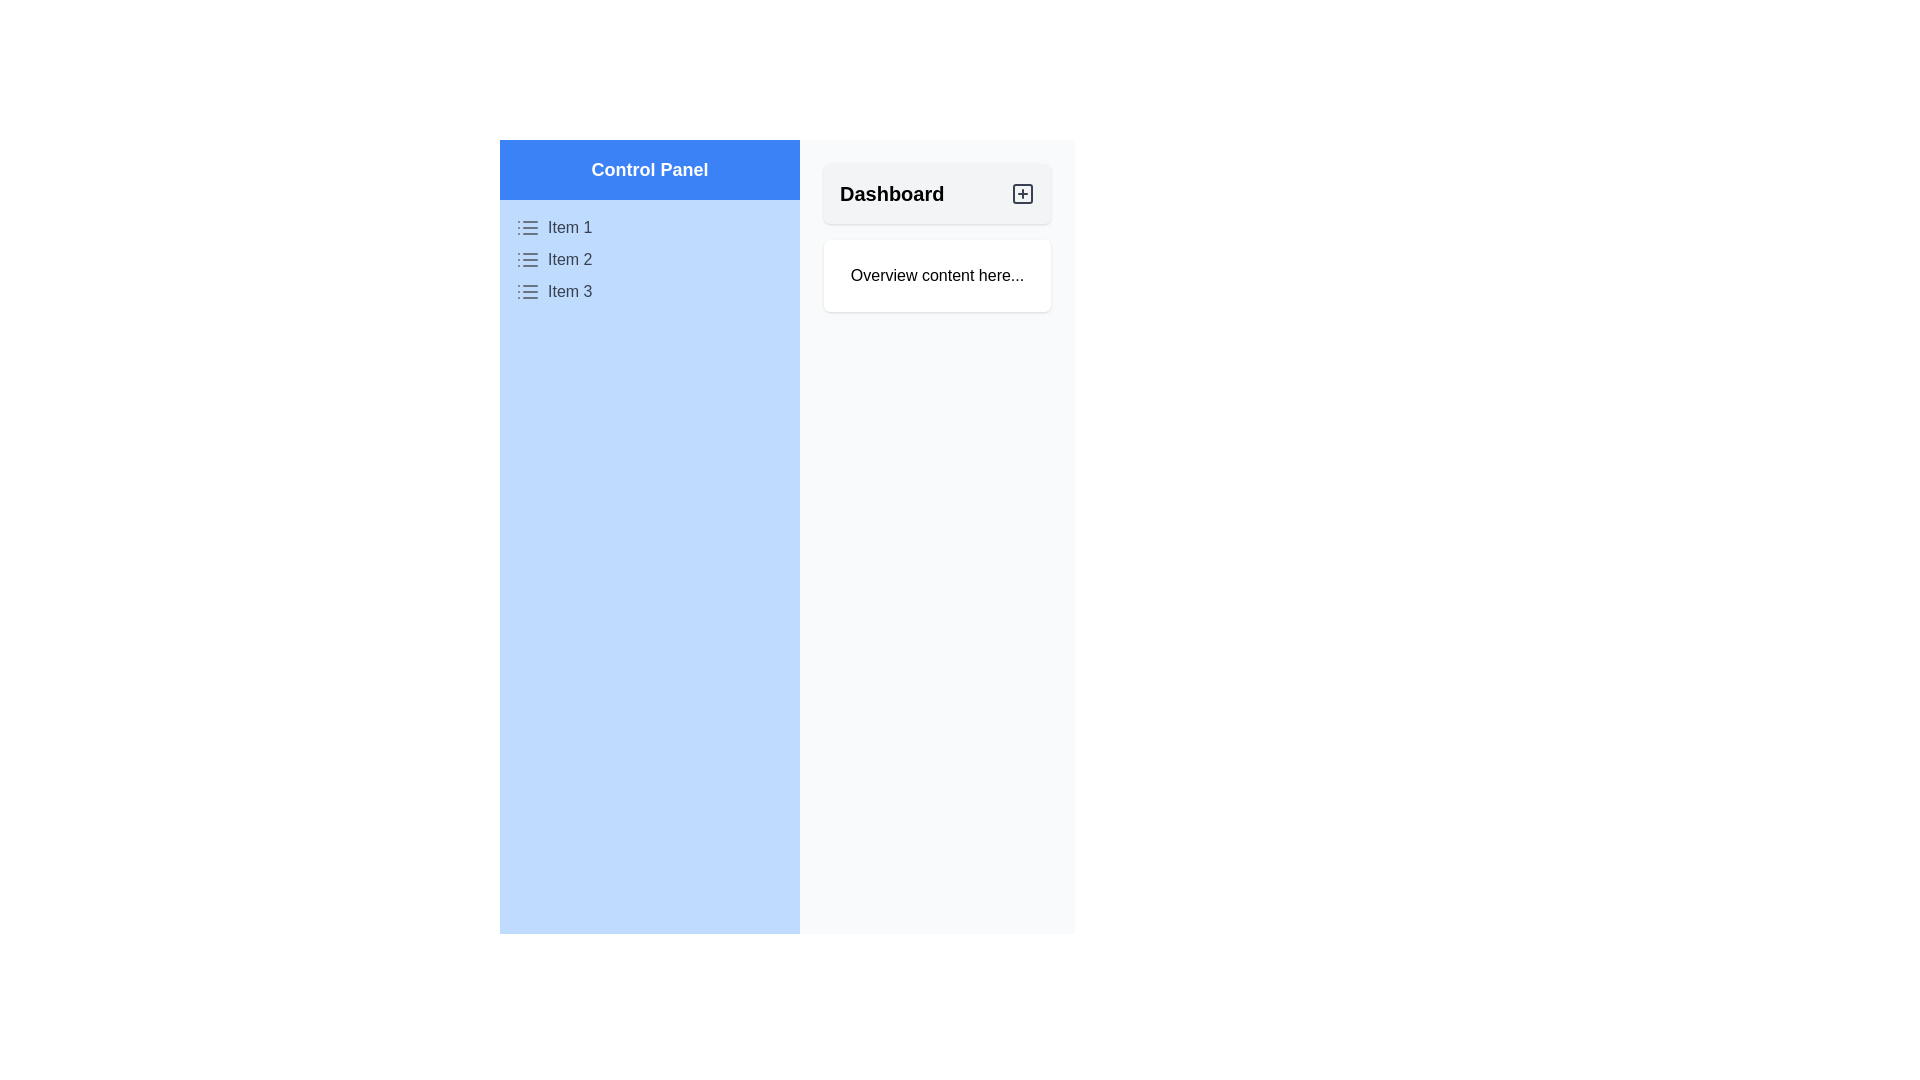 The image size is (1920, 1080). What do you see at coordinates (649, 168) in the screenshot?
I see `the 'Control Panel' text label, which is styled in bold font and larger size, located in a blue rectangular background at the top-left corner of the interface` at bounding box center [649, 168].